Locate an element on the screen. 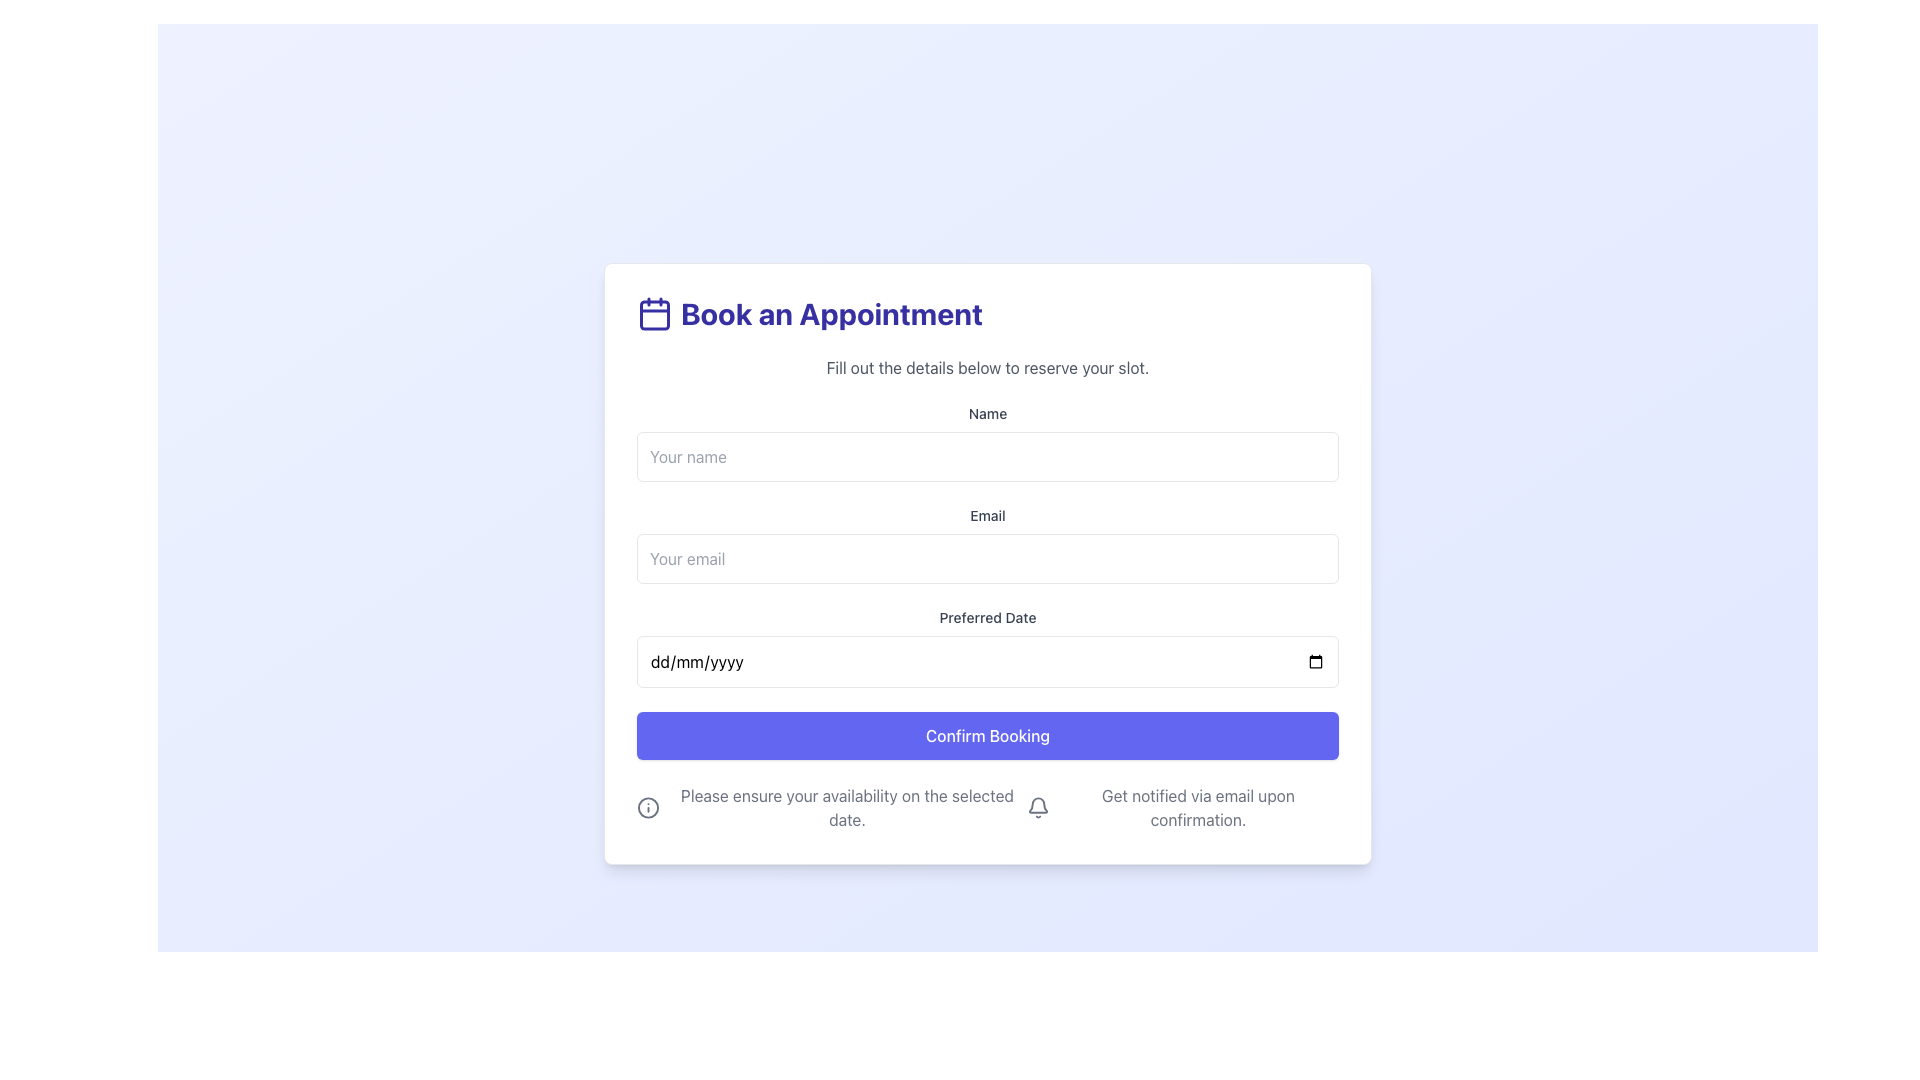 Image resolution: width=1920 pixels, height=1080 pixels. the informational text label that reads 'Fill out the details below to reserve your slot.', which is styled with a gray font color and is positioned directly below the title 'Book an Appointment' is located at coordinates (988, 367).